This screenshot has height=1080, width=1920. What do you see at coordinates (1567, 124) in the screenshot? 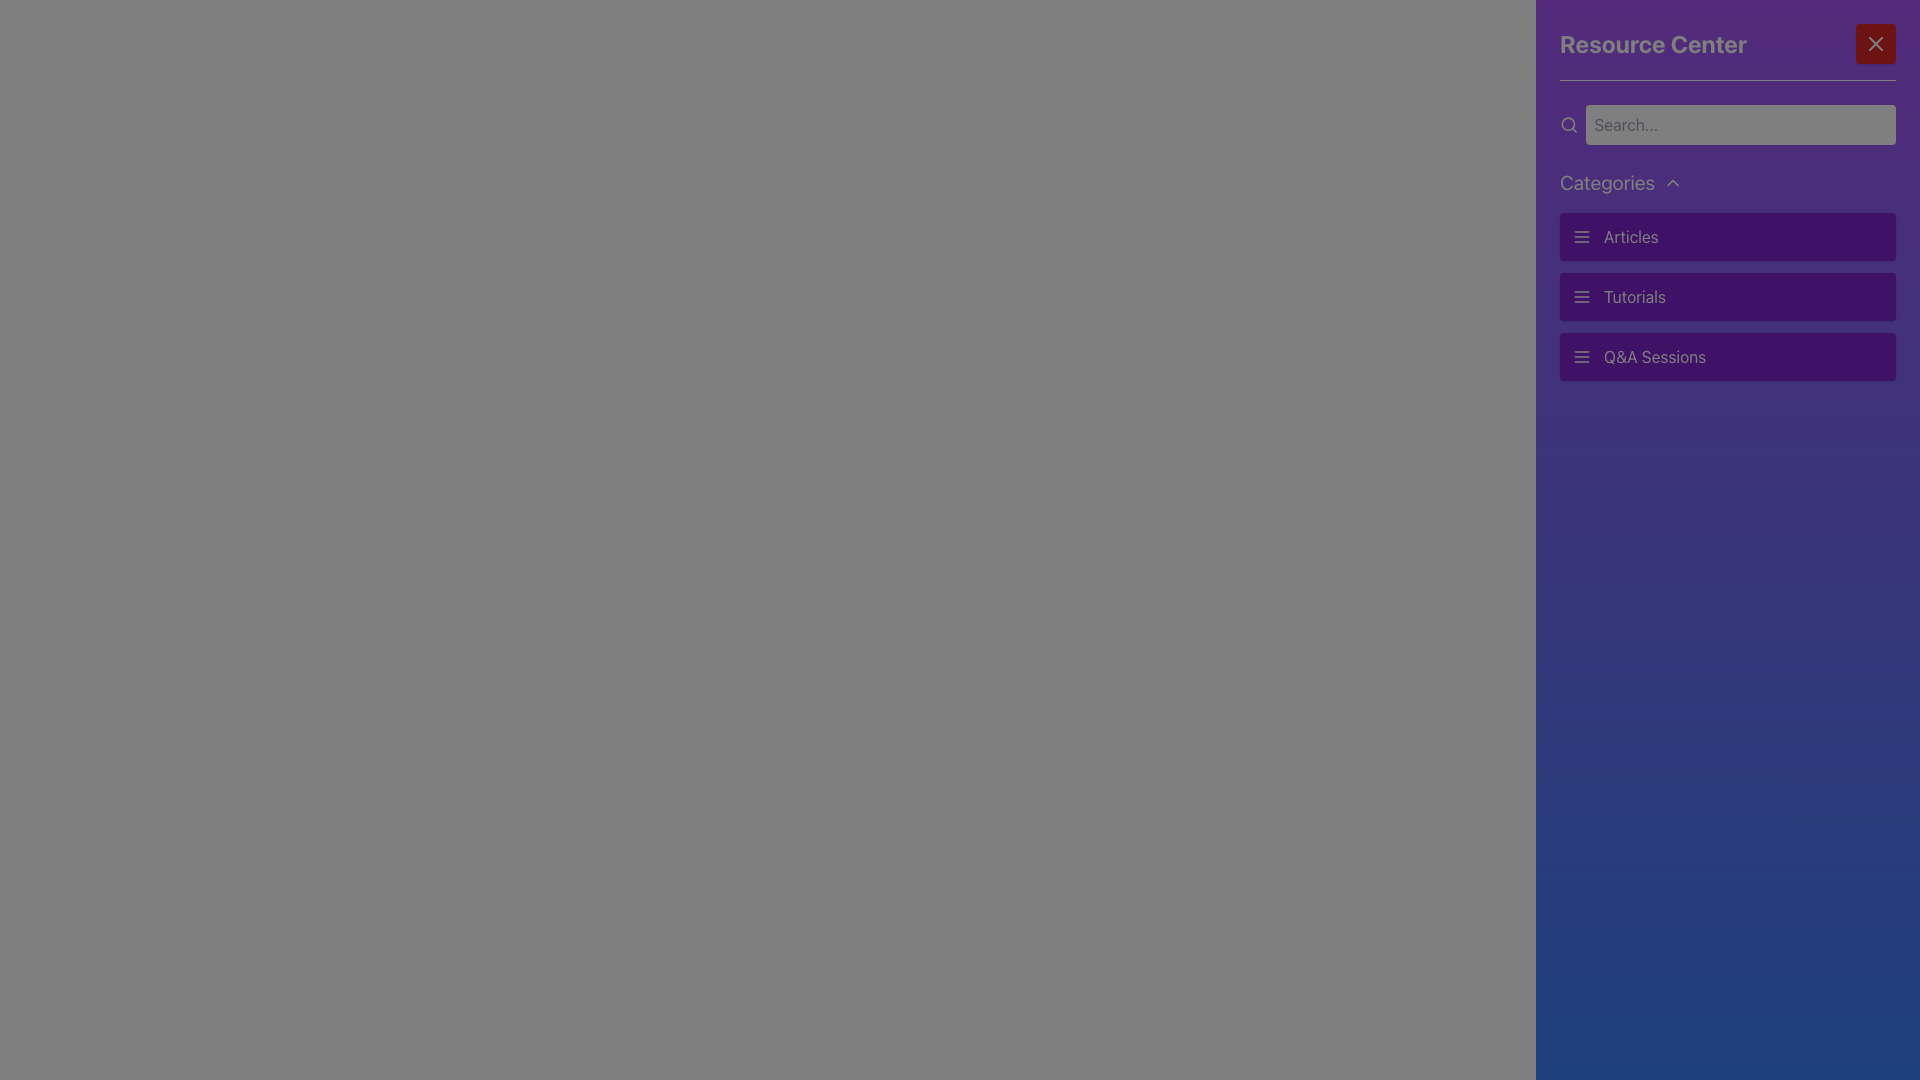
I see `the small circle icon within the SVG structure in the top-left area of the Resource Center panel, adjacent to the search input field, if it is interactive` at bounding box center [1567, 124].